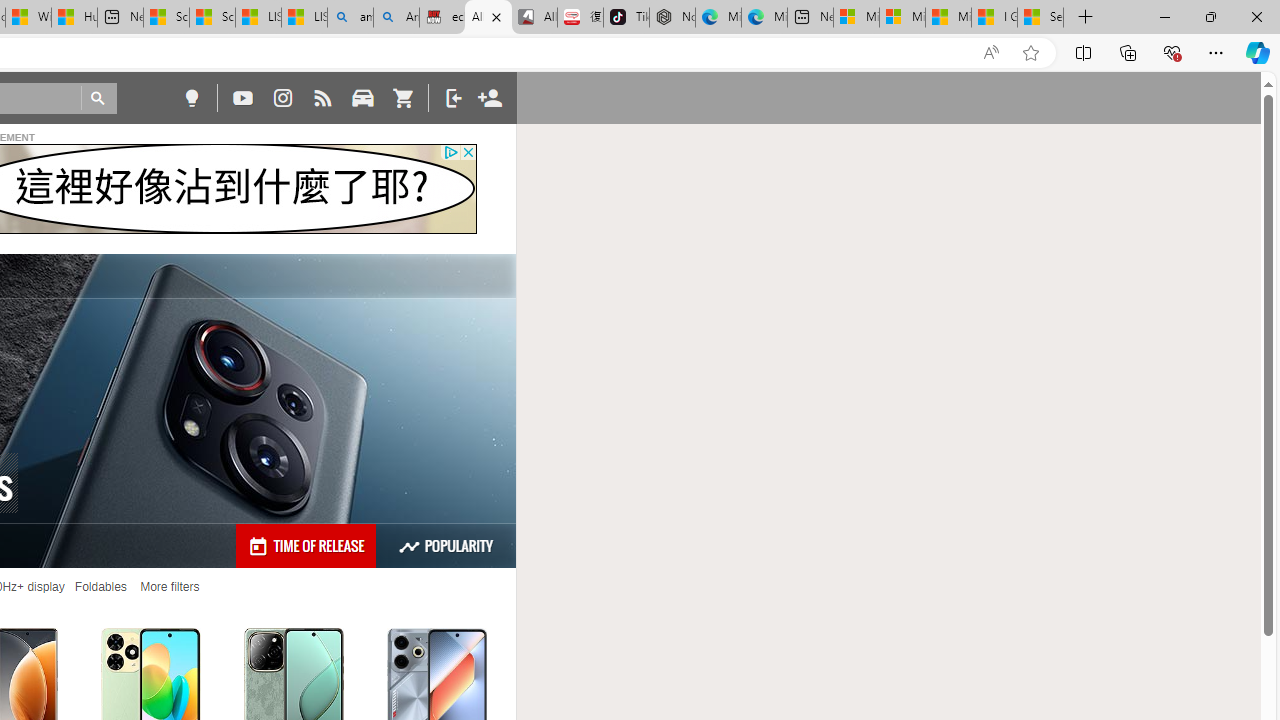 This screenshot has height=720, width=1280. Describe the element at coordinates (1171, 51) in the screenshot. I see `'Browser essentials'` at that location.